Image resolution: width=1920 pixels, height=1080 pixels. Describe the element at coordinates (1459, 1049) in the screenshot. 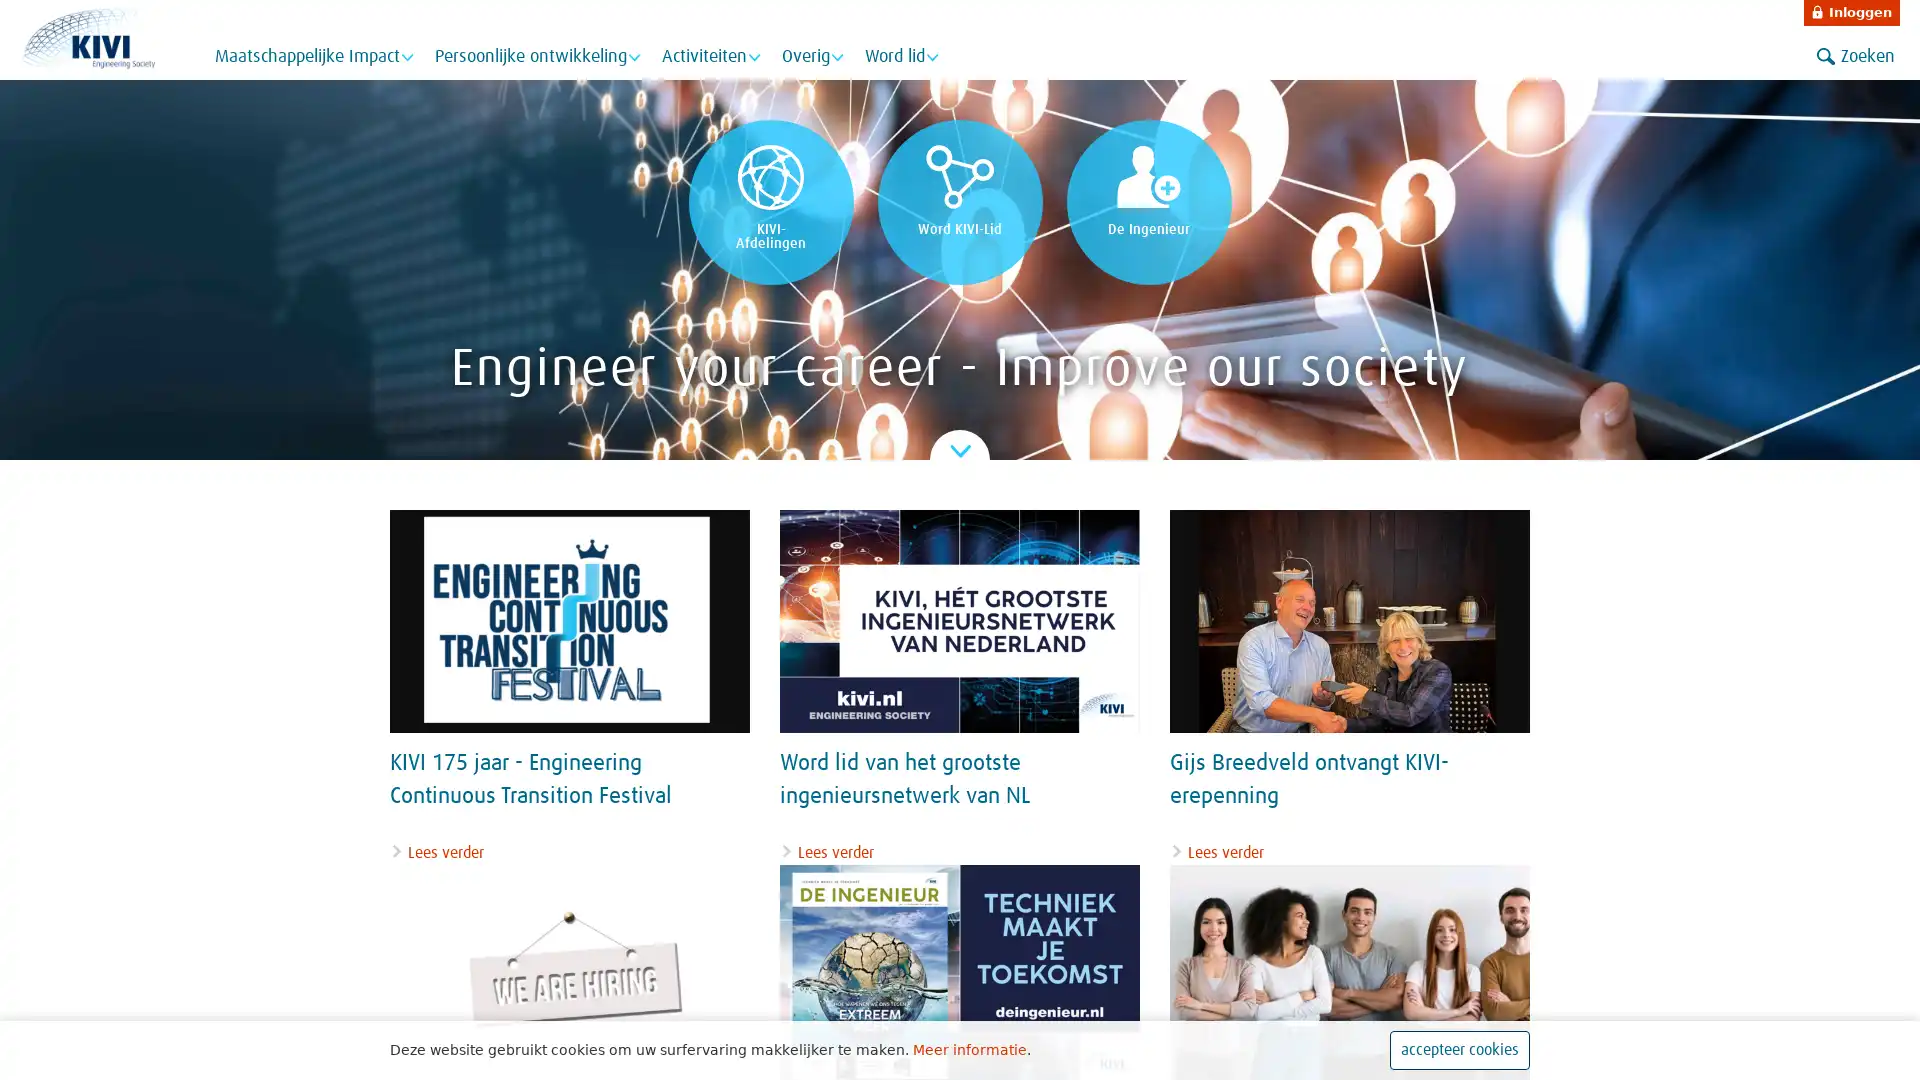

I see `accepteer cookies` at that location.